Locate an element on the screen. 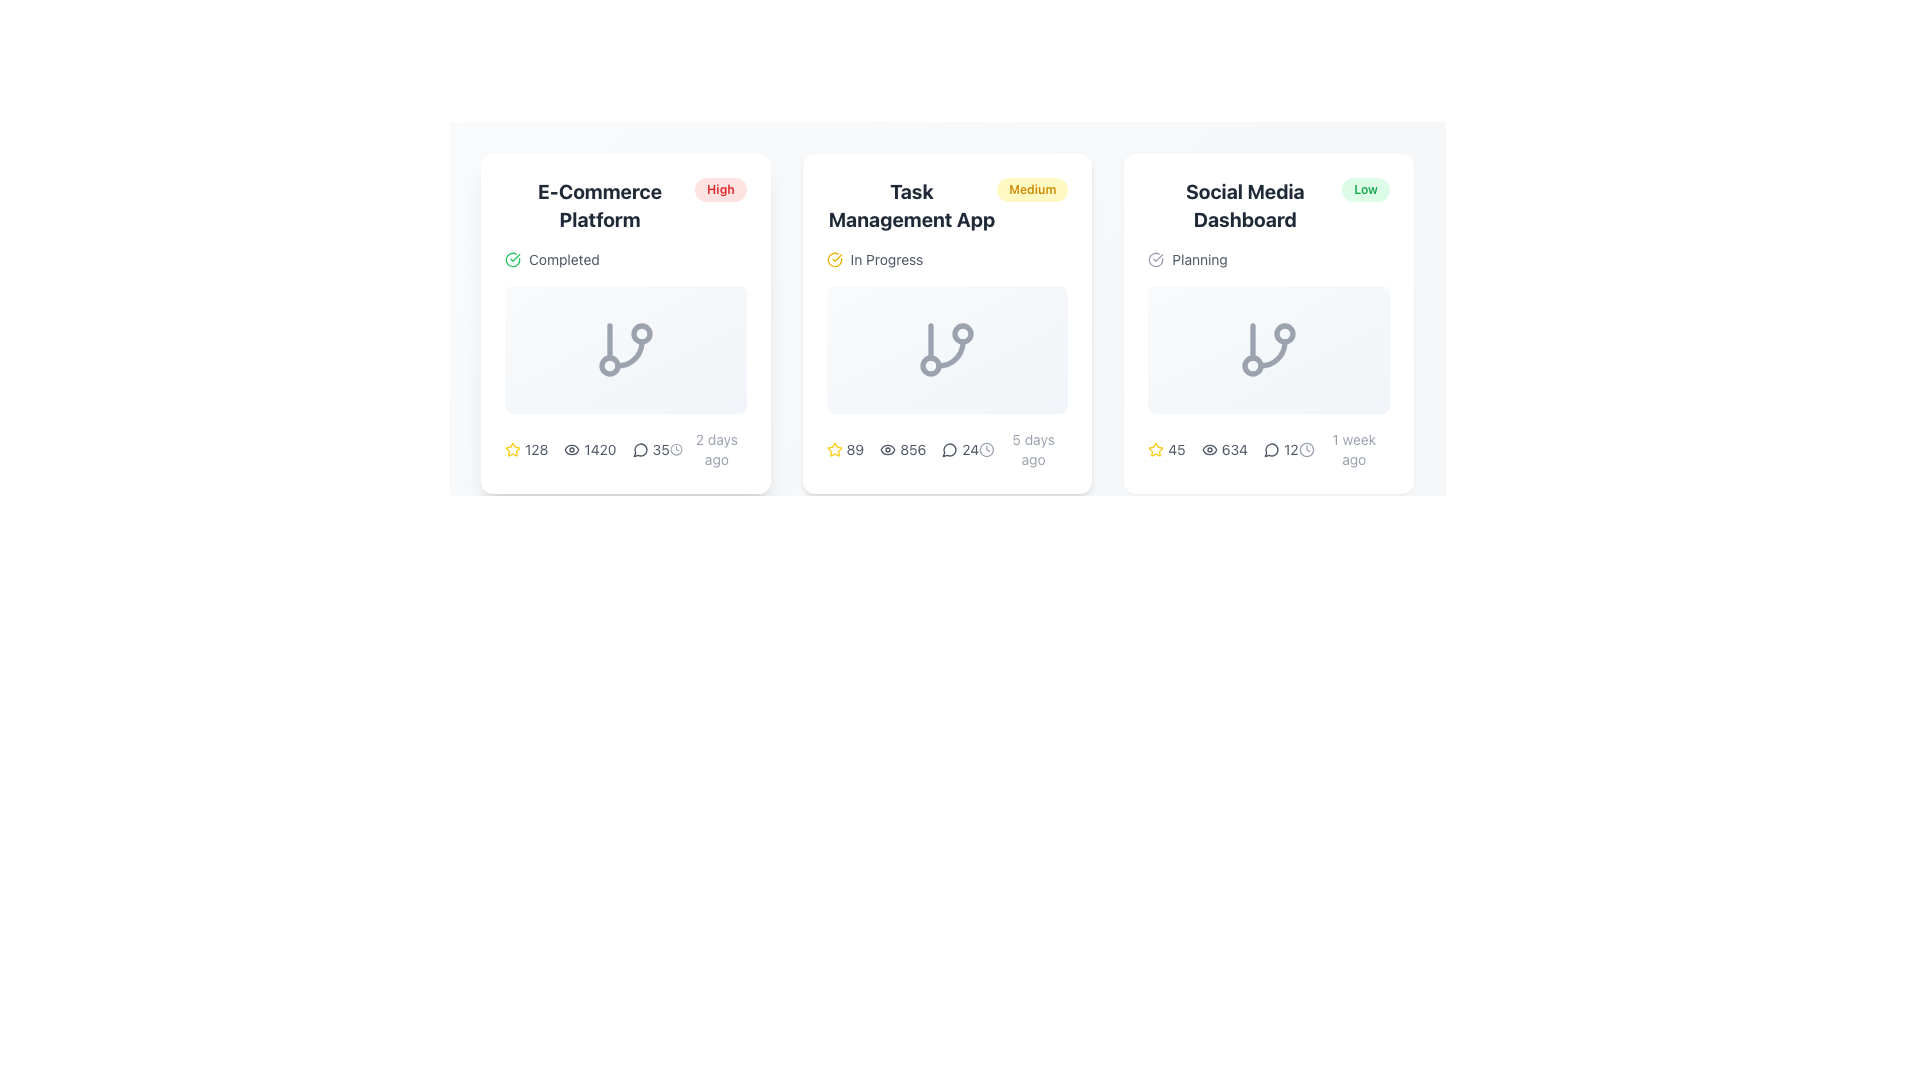  the circular message bubble icon in the bottom right corner of the 'Social Media Dashboard' card is located at coordinates (1271, 450).